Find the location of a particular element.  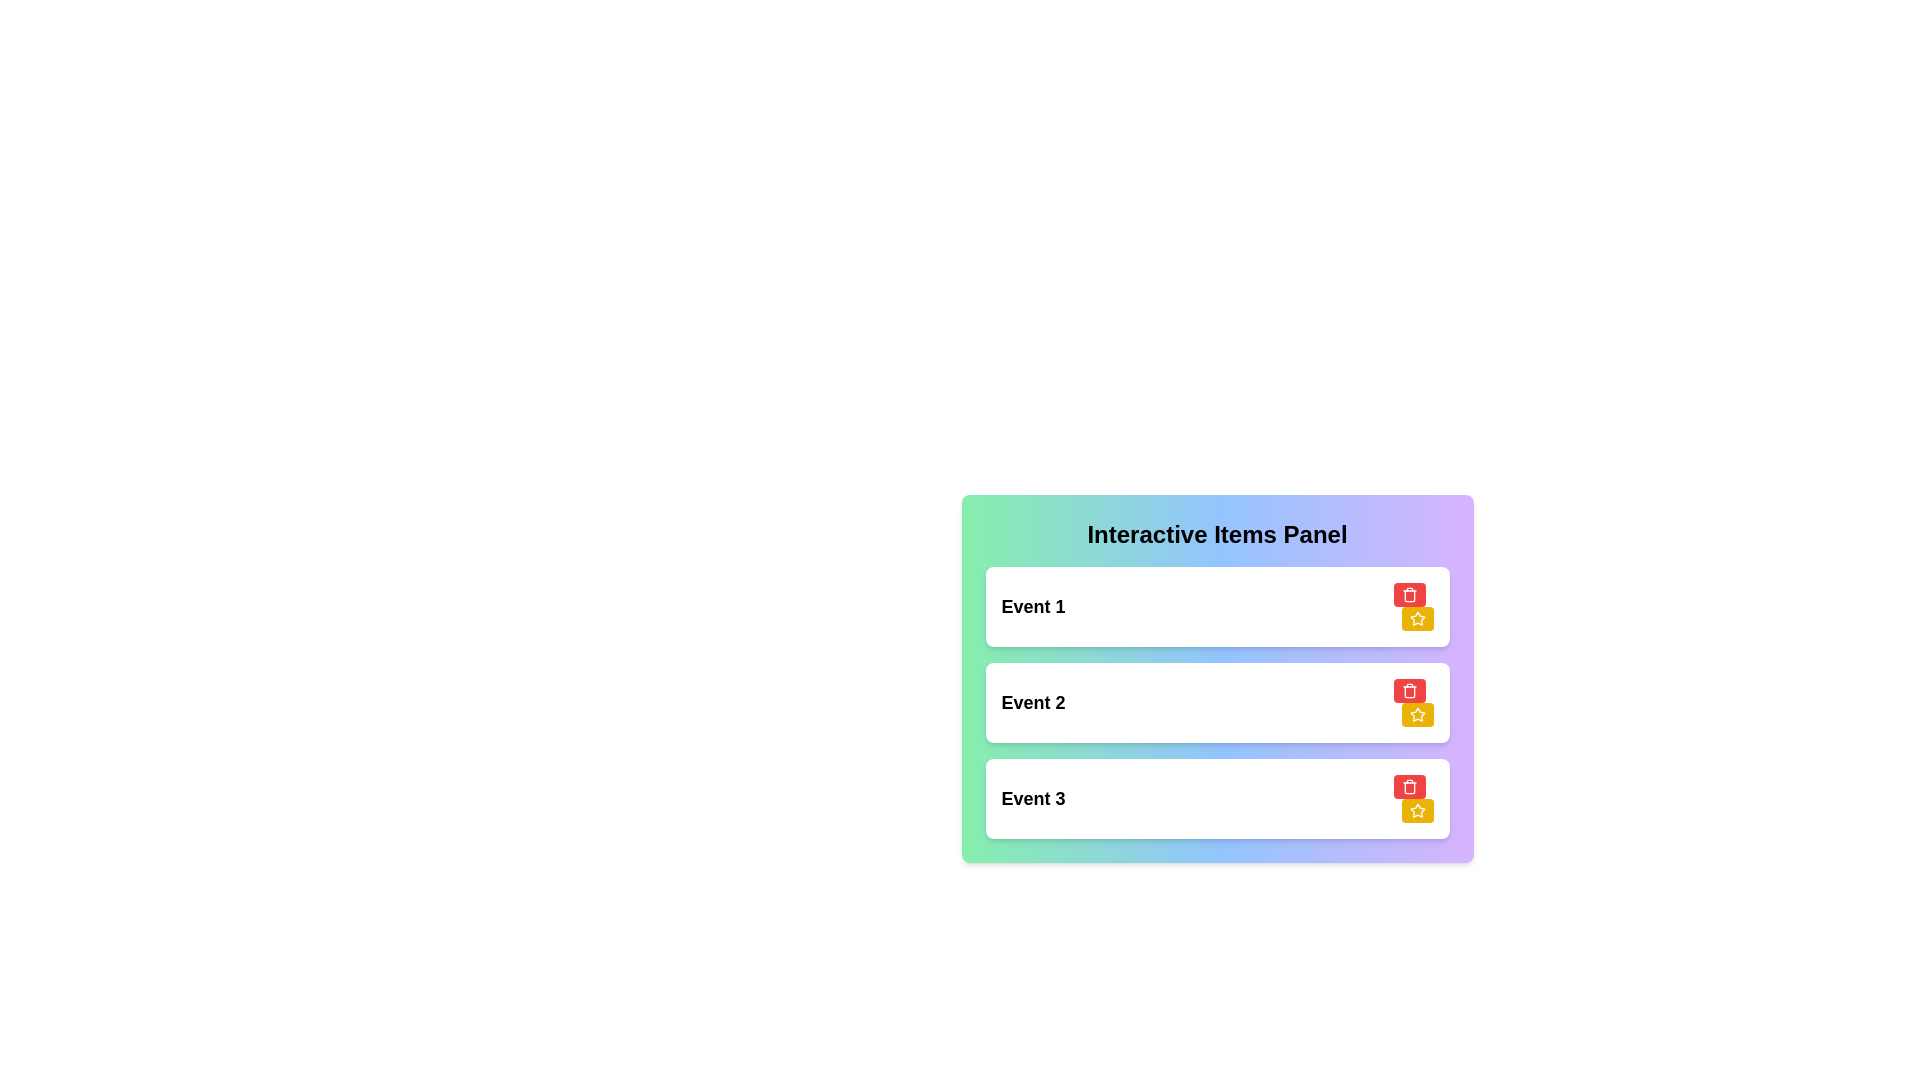

the favorite button with a star icon located is located at coordinates (1416, 713).